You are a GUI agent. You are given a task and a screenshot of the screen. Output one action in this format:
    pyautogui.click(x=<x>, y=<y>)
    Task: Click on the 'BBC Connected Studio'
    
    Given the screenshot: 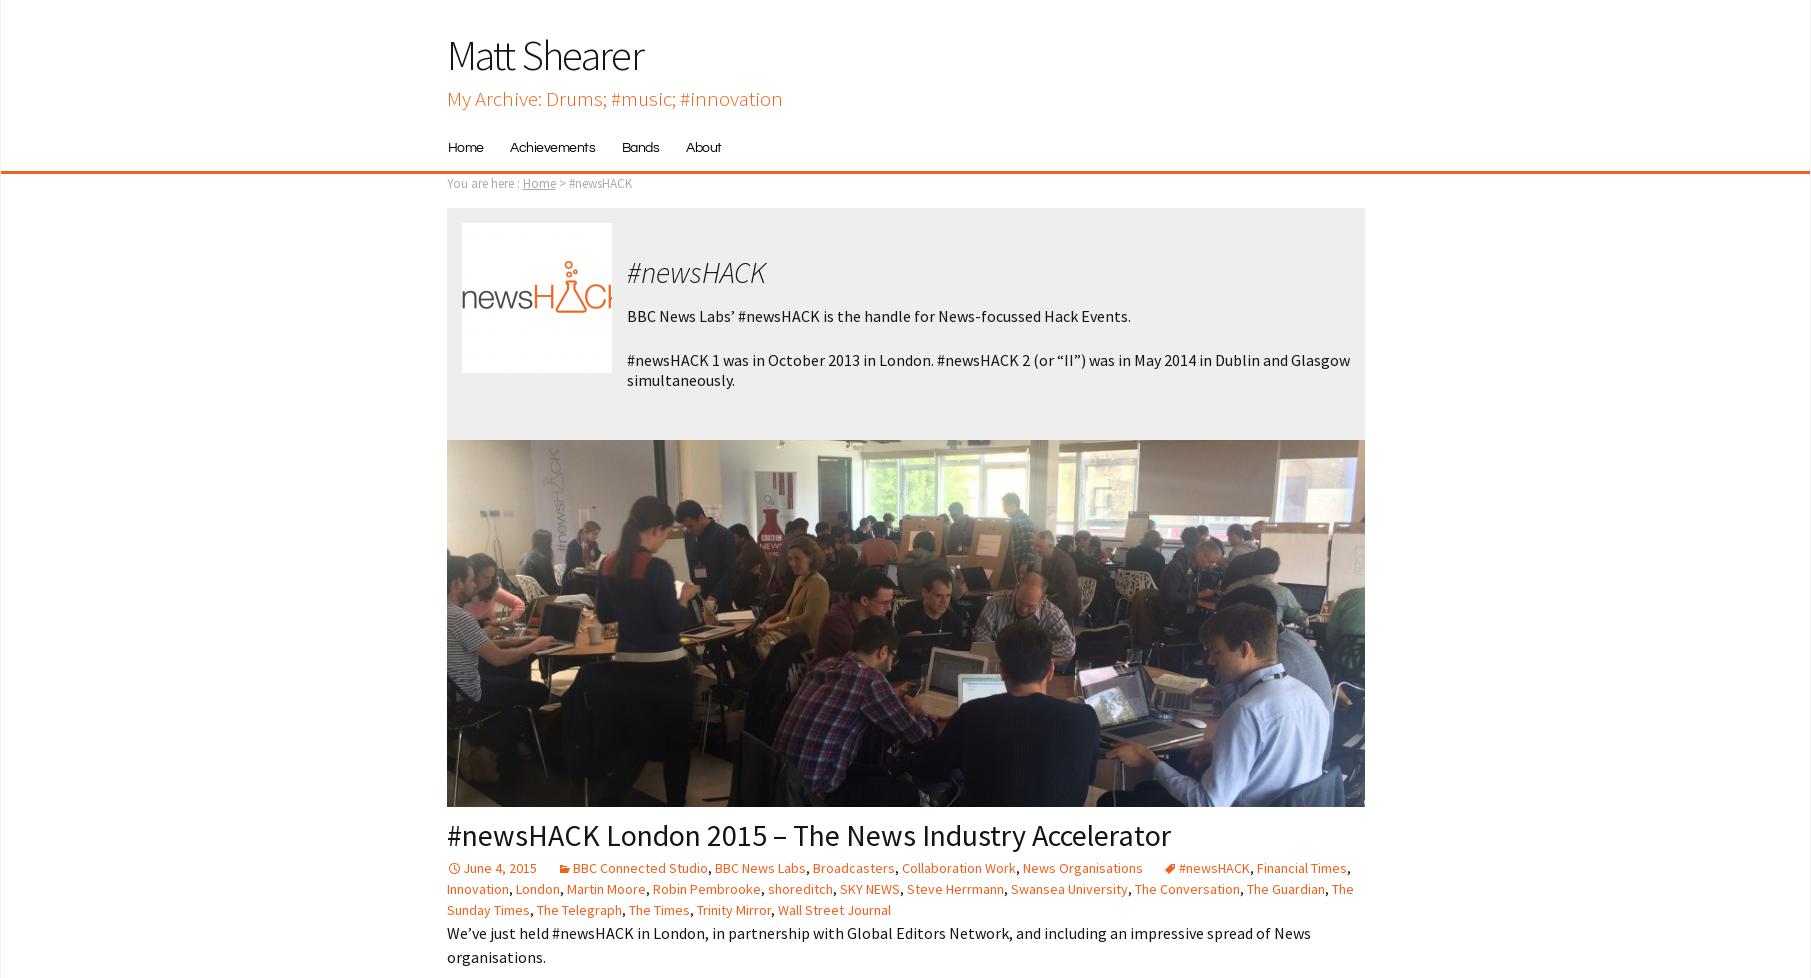 What is the action you would take?
    pyautogui.click(x=639, y=866)
    